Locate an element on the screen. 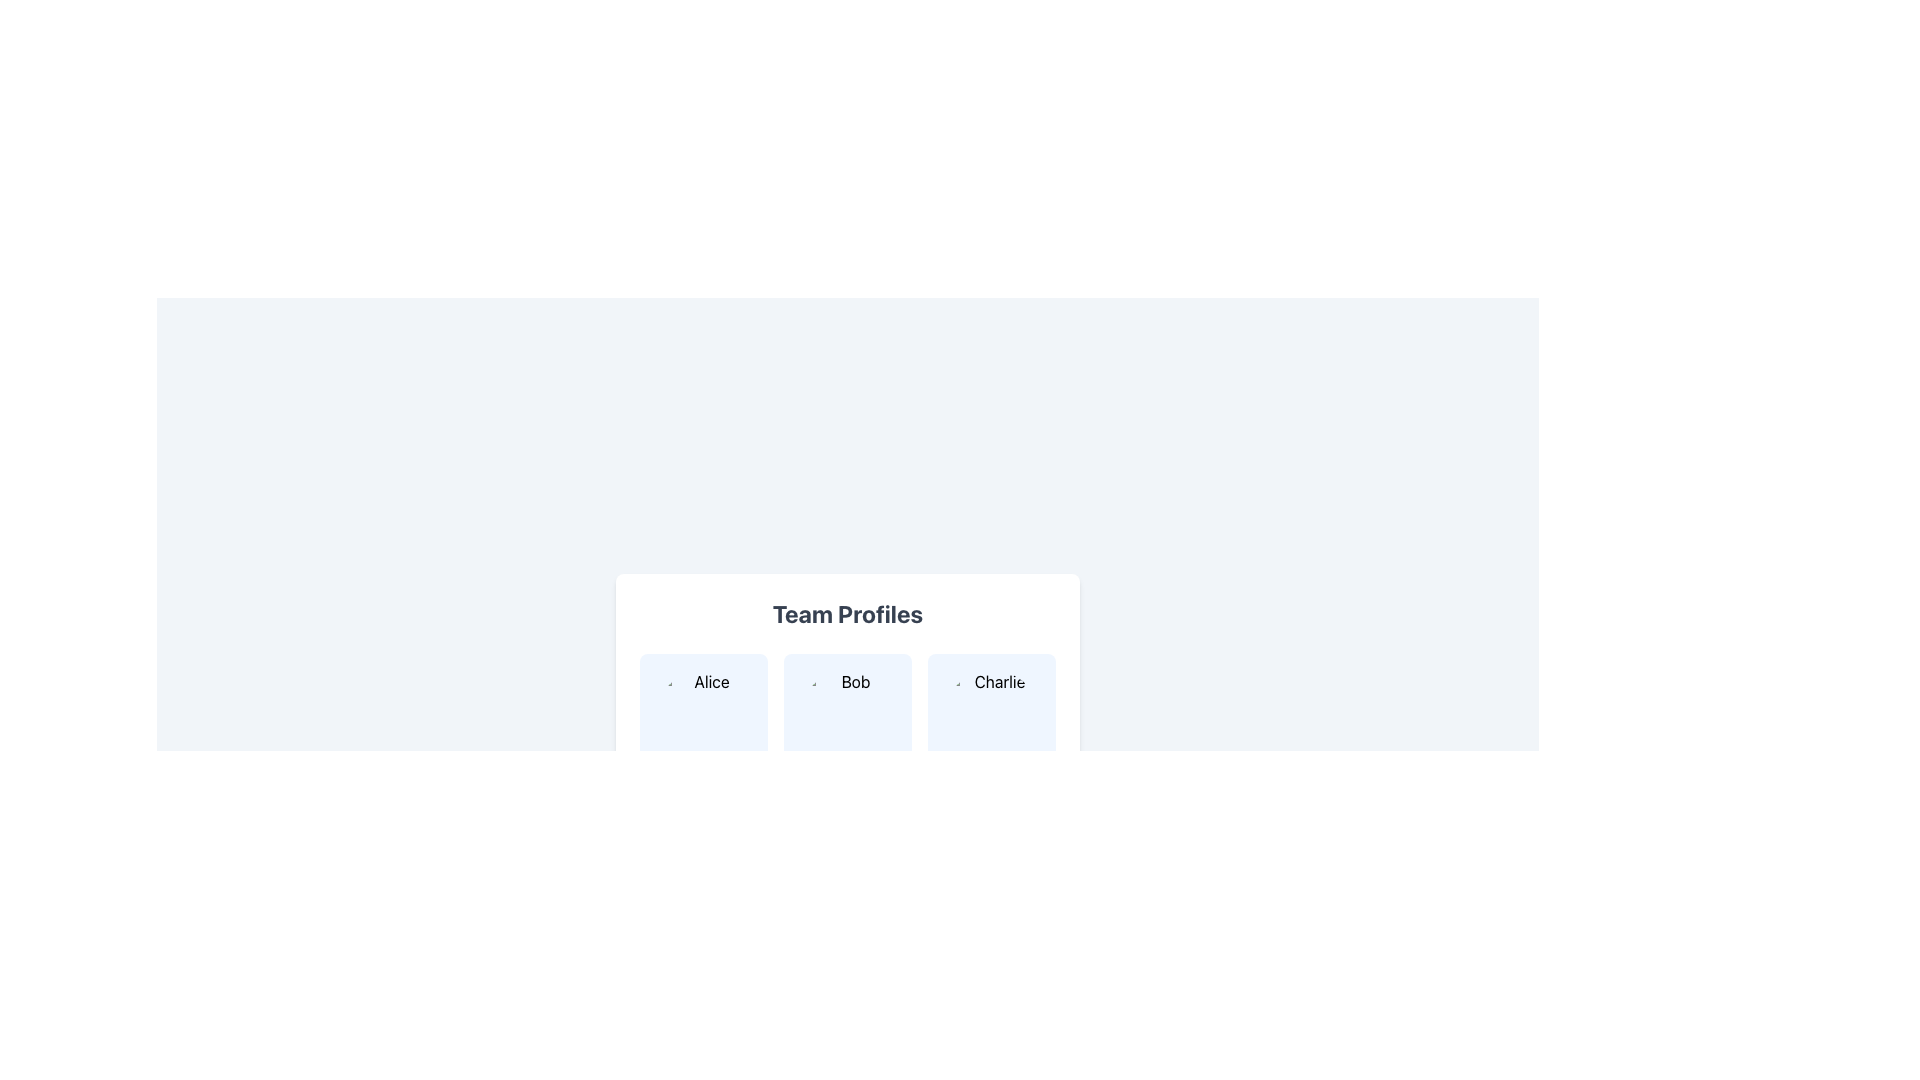 This screenshot has width=1920, height=1080. the circular image with a placeholder symbol and 'alt' attribute value of 'Charlie', located at the center top position of the card labeled 'Charlie' in the third column of the 'Team Profiles' grid is located at coordinates (992, 716).